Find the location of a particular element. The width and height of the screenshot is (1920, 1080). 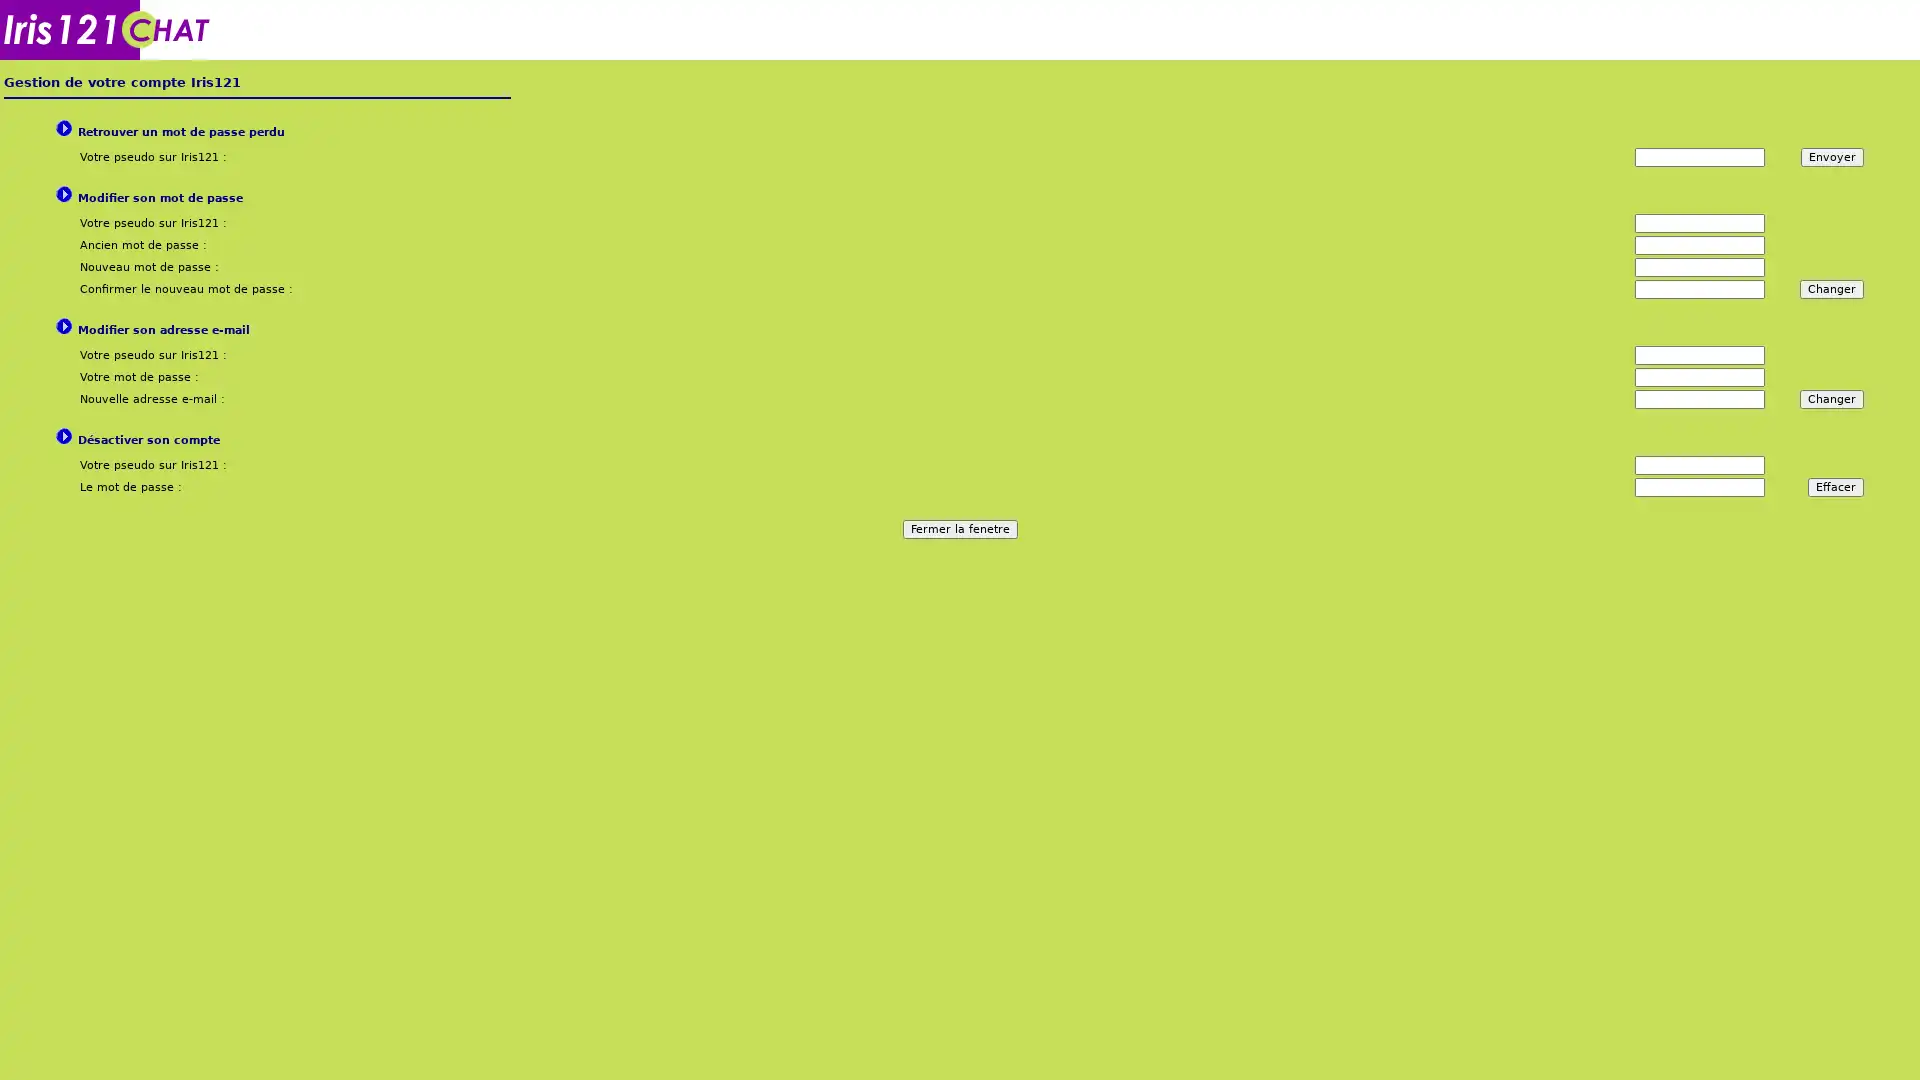

Effacer is located at coordinates (1836, 487).